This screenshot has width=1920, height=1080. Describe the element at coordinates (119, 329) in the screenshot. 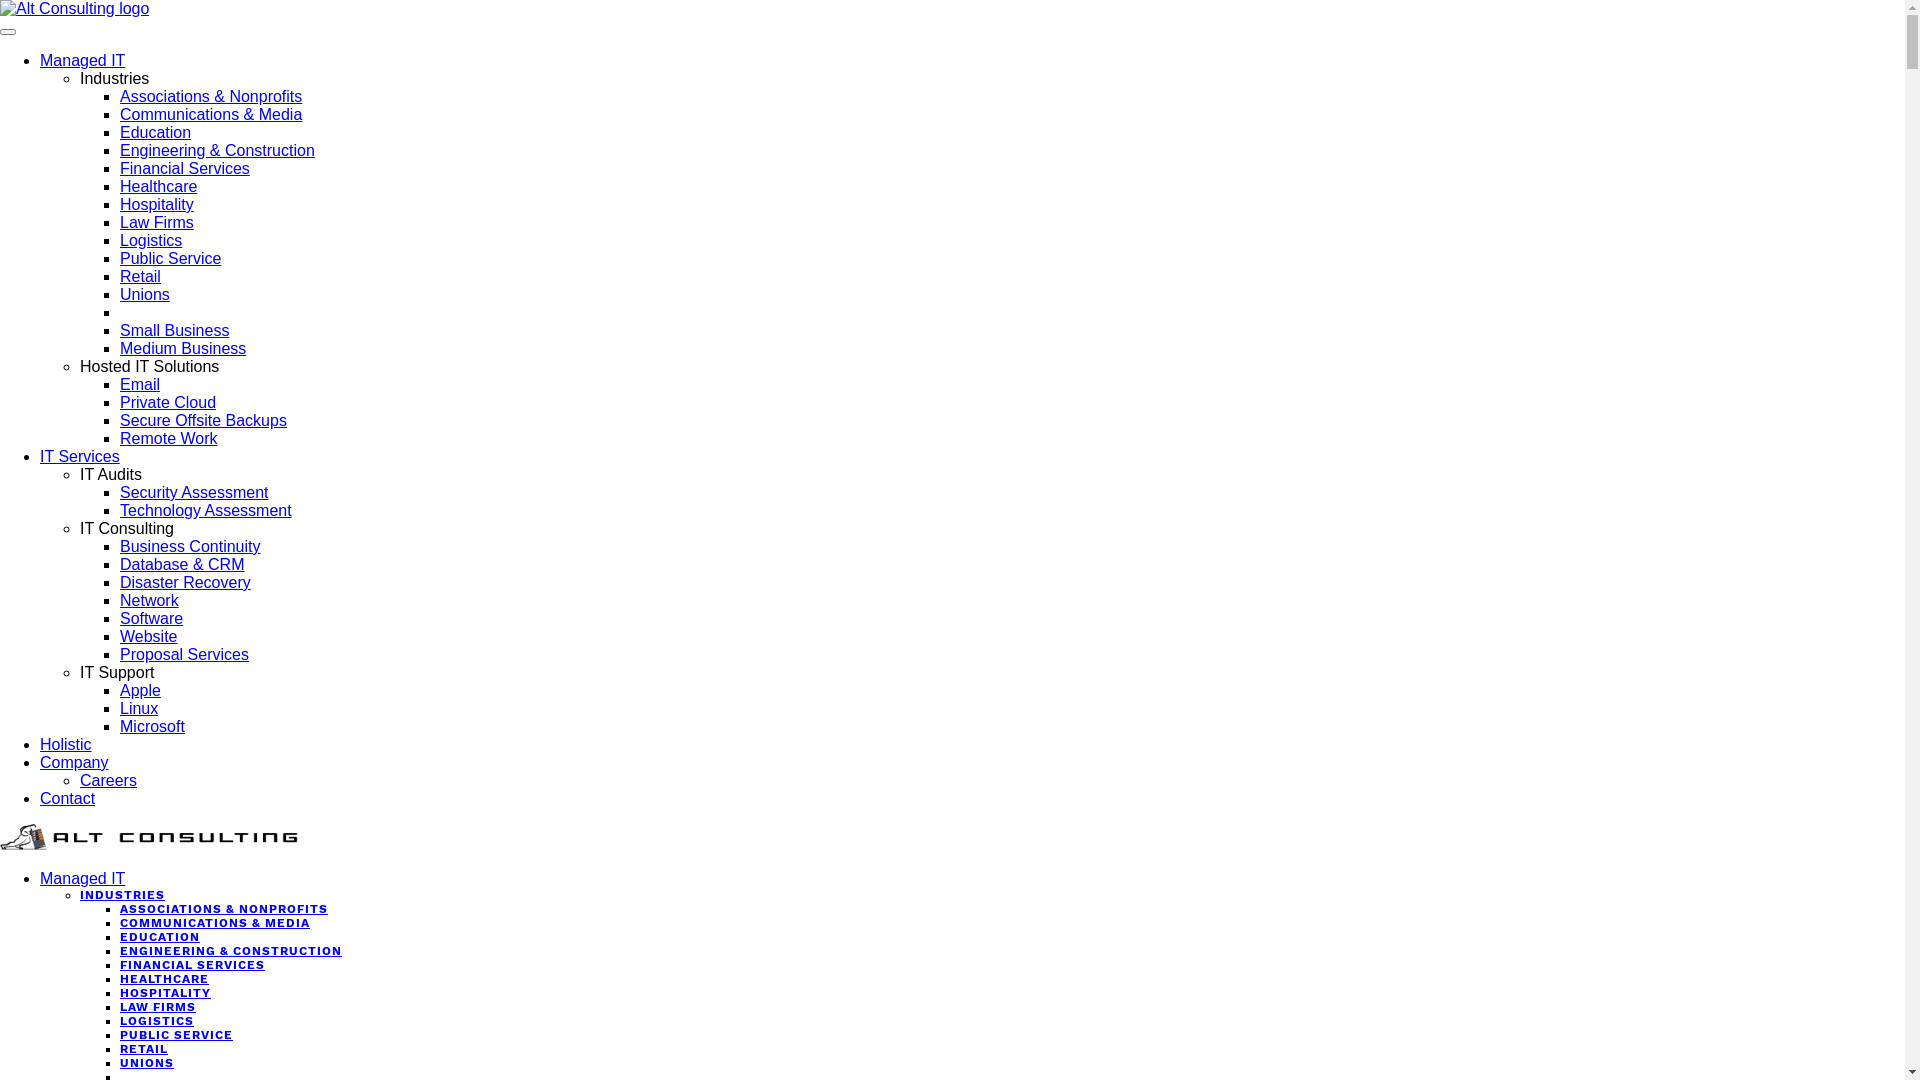

I see `'Small Business'` at that location.